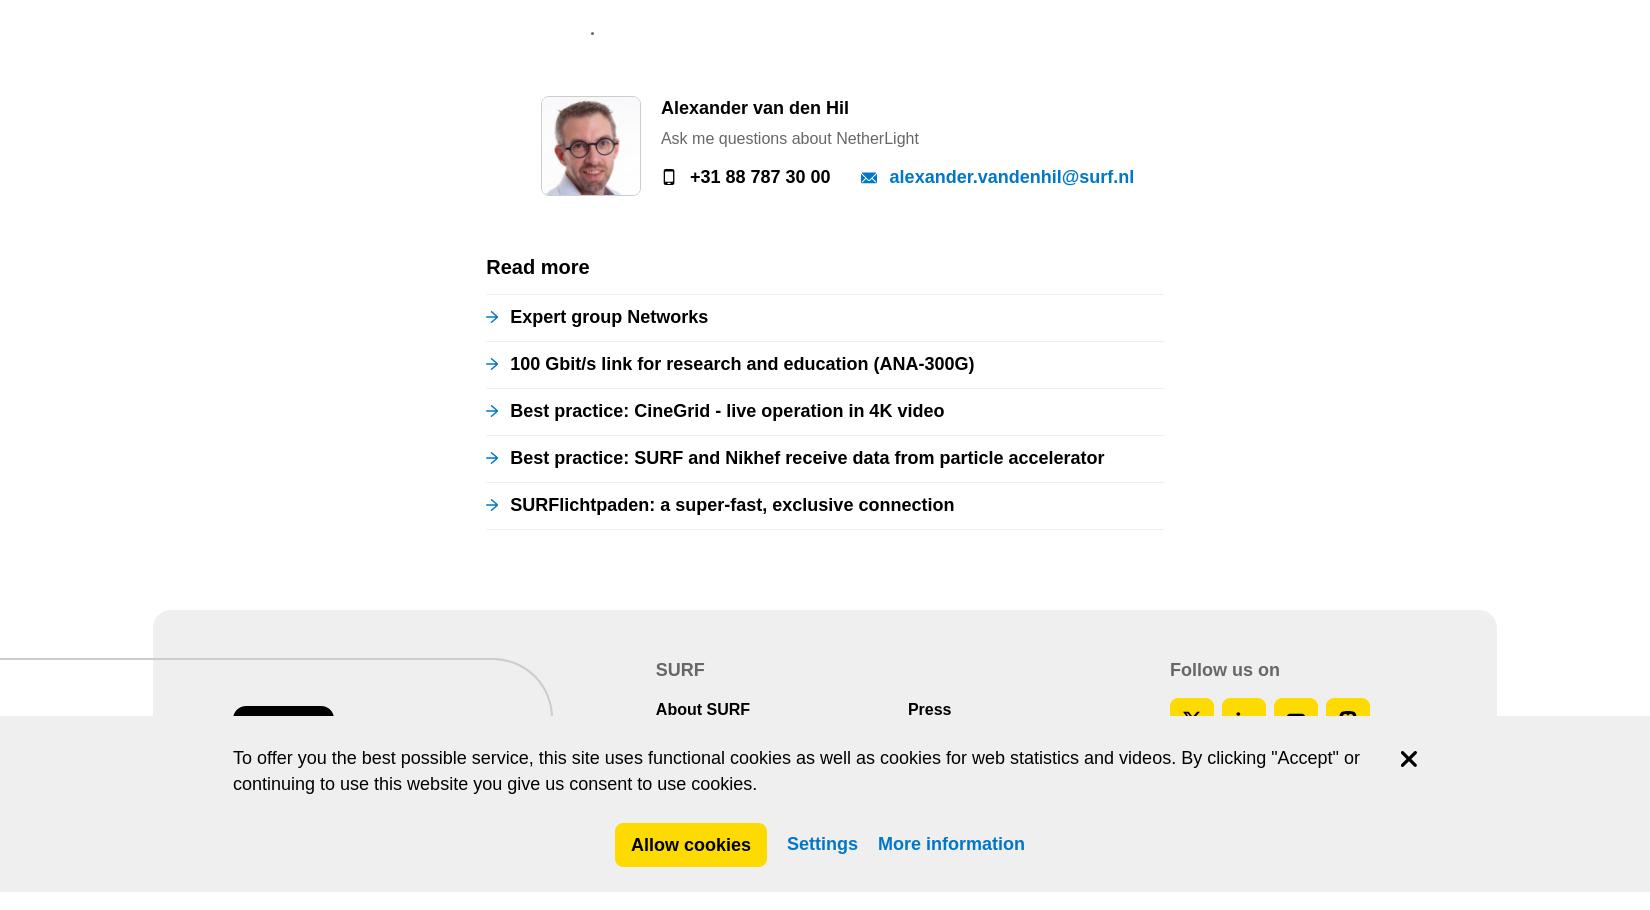  I want to click on 'Privacy', so click(795, 171).